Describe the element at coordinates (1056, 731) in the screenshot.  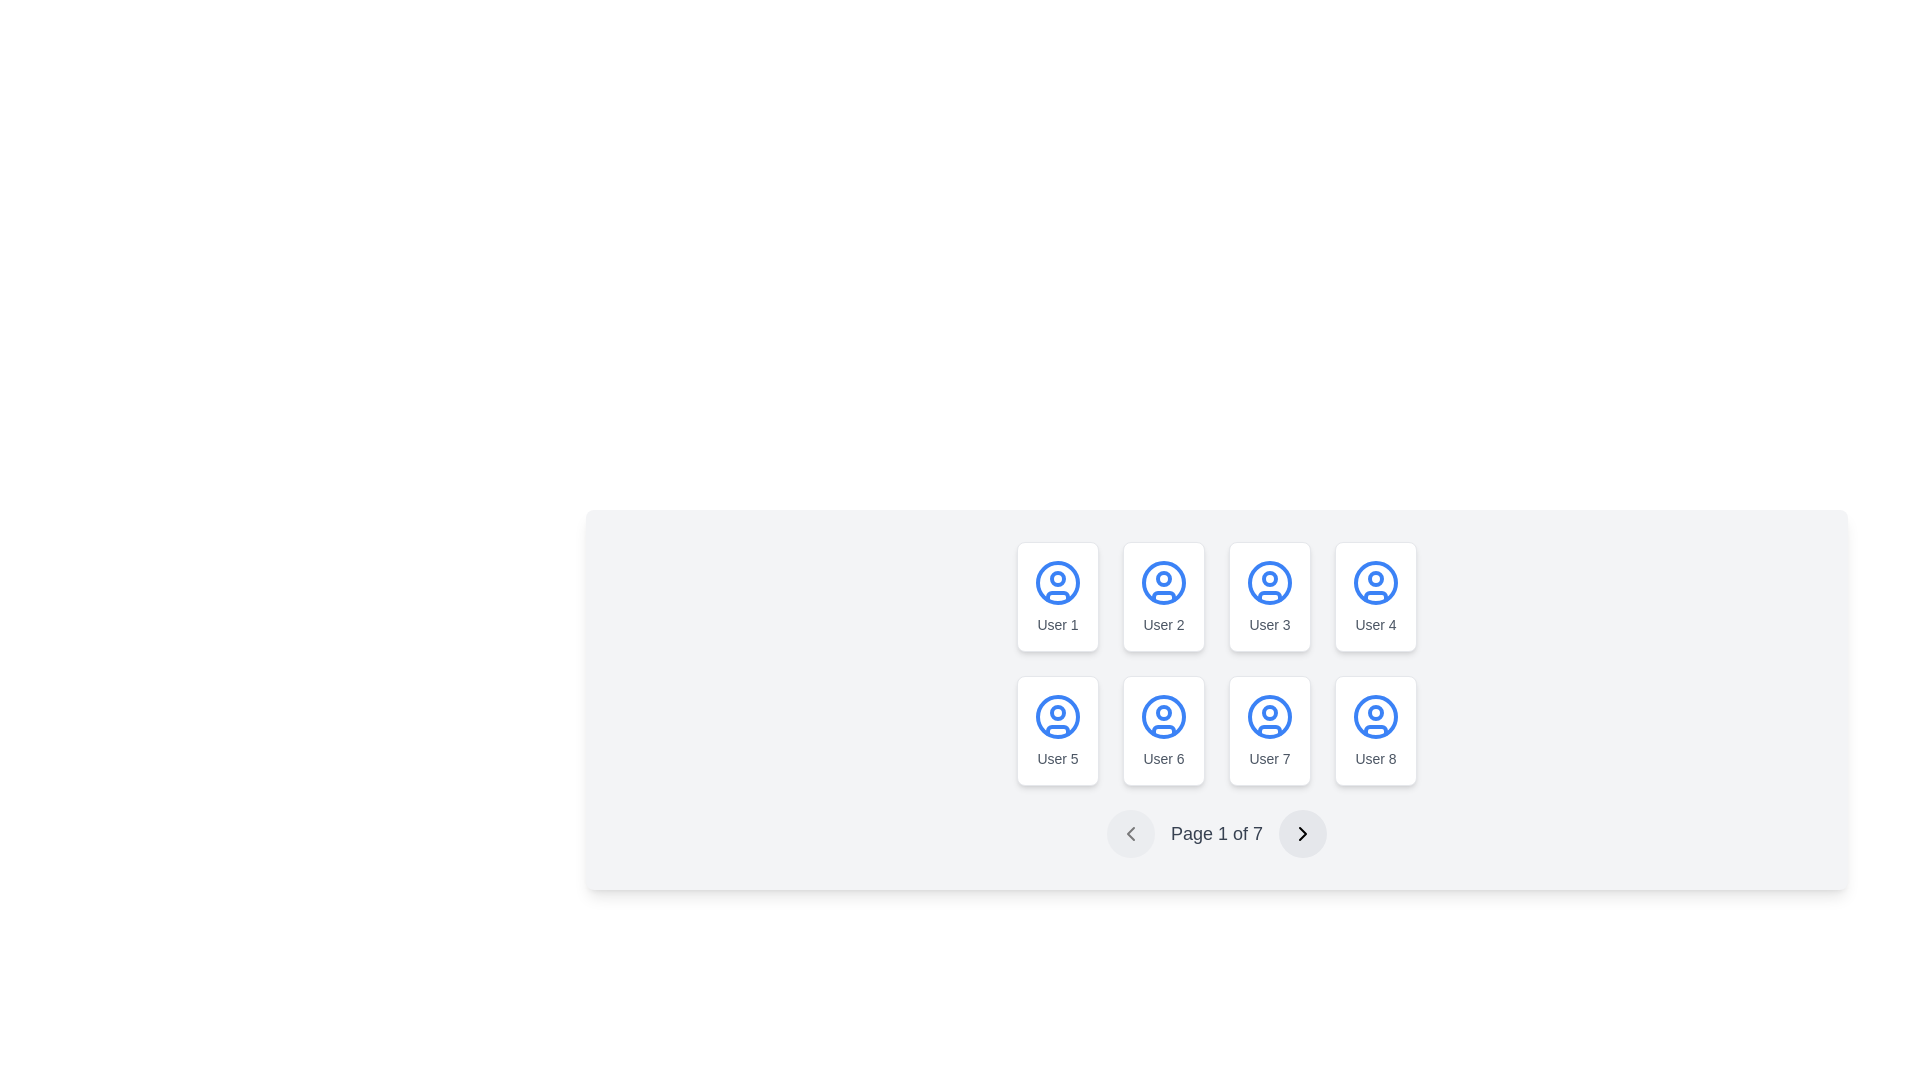
I see `the user card element containing a circular blue user icon labeled 'User 5', which is the first card in the second row of a 4-column grid layout` at that location.